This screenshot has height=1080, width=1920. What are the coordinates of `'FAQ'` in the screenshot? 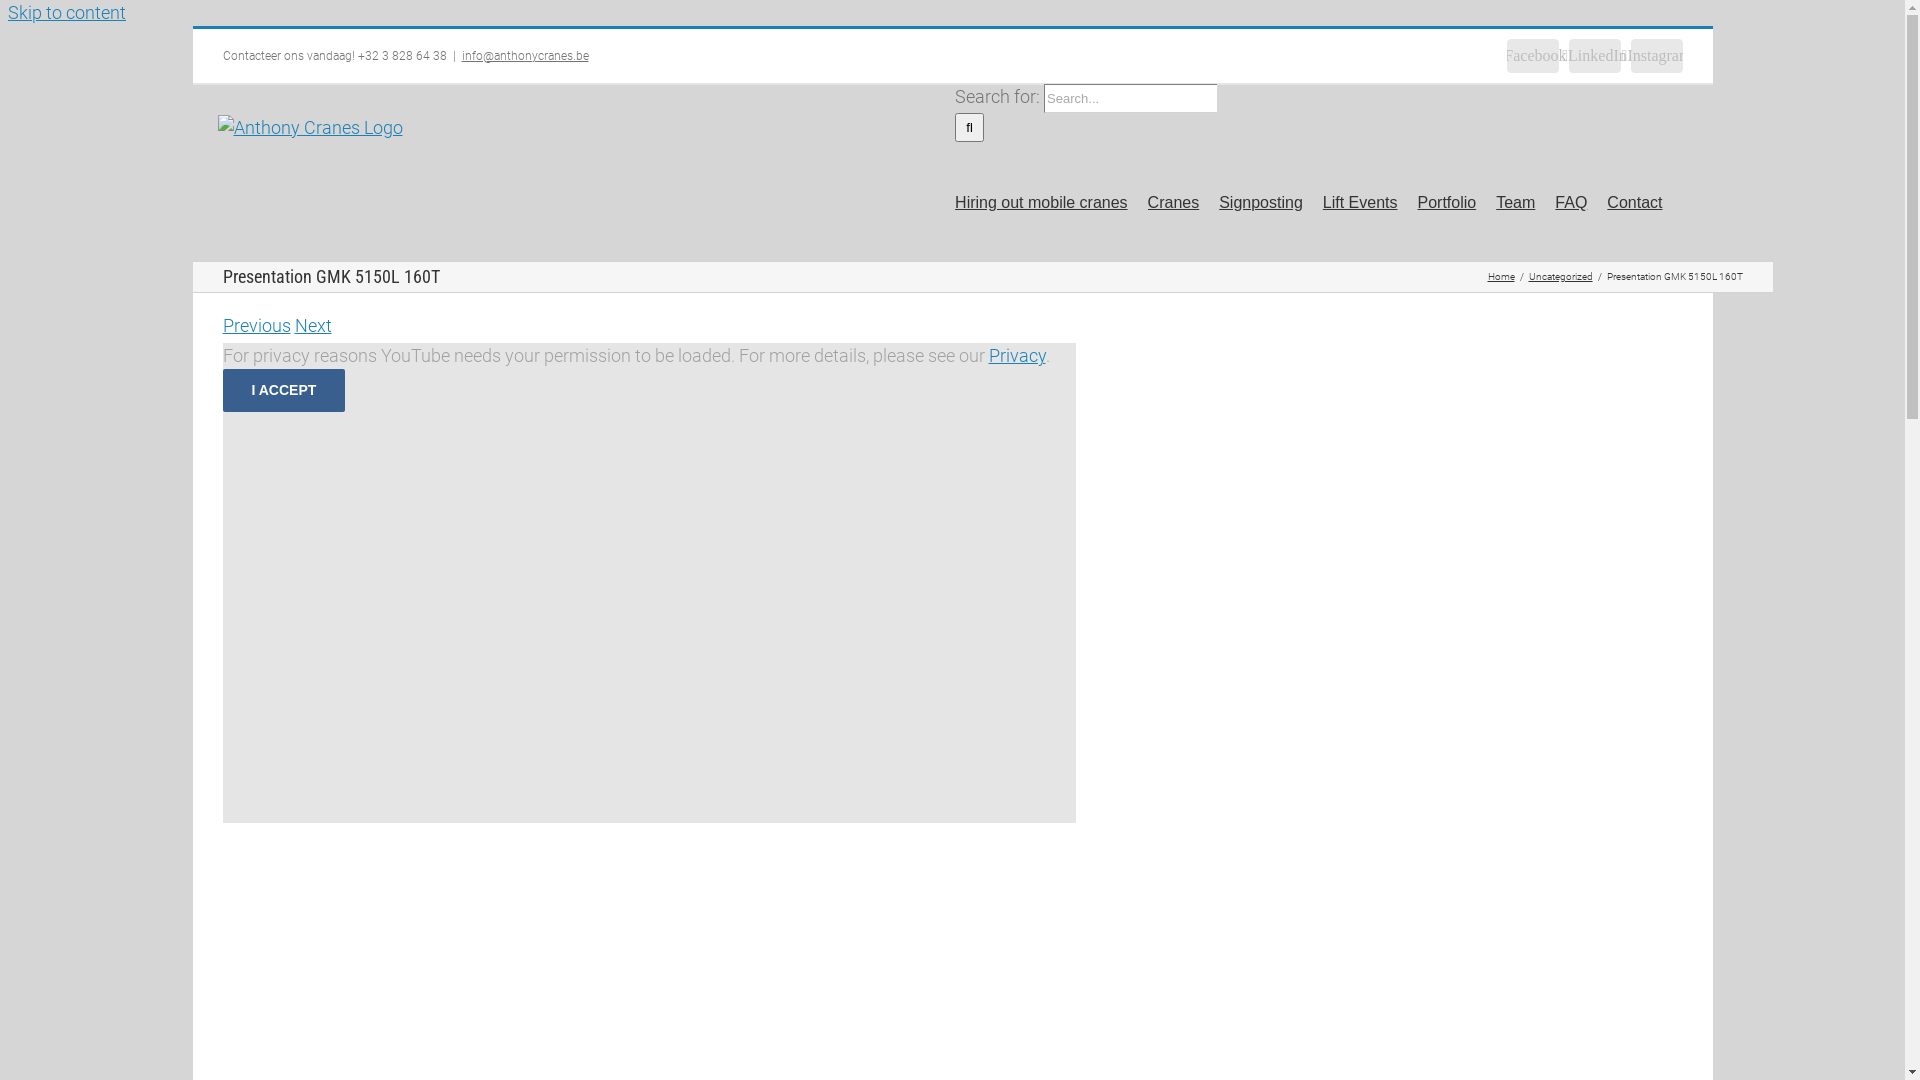 It's located at (1569, 201).